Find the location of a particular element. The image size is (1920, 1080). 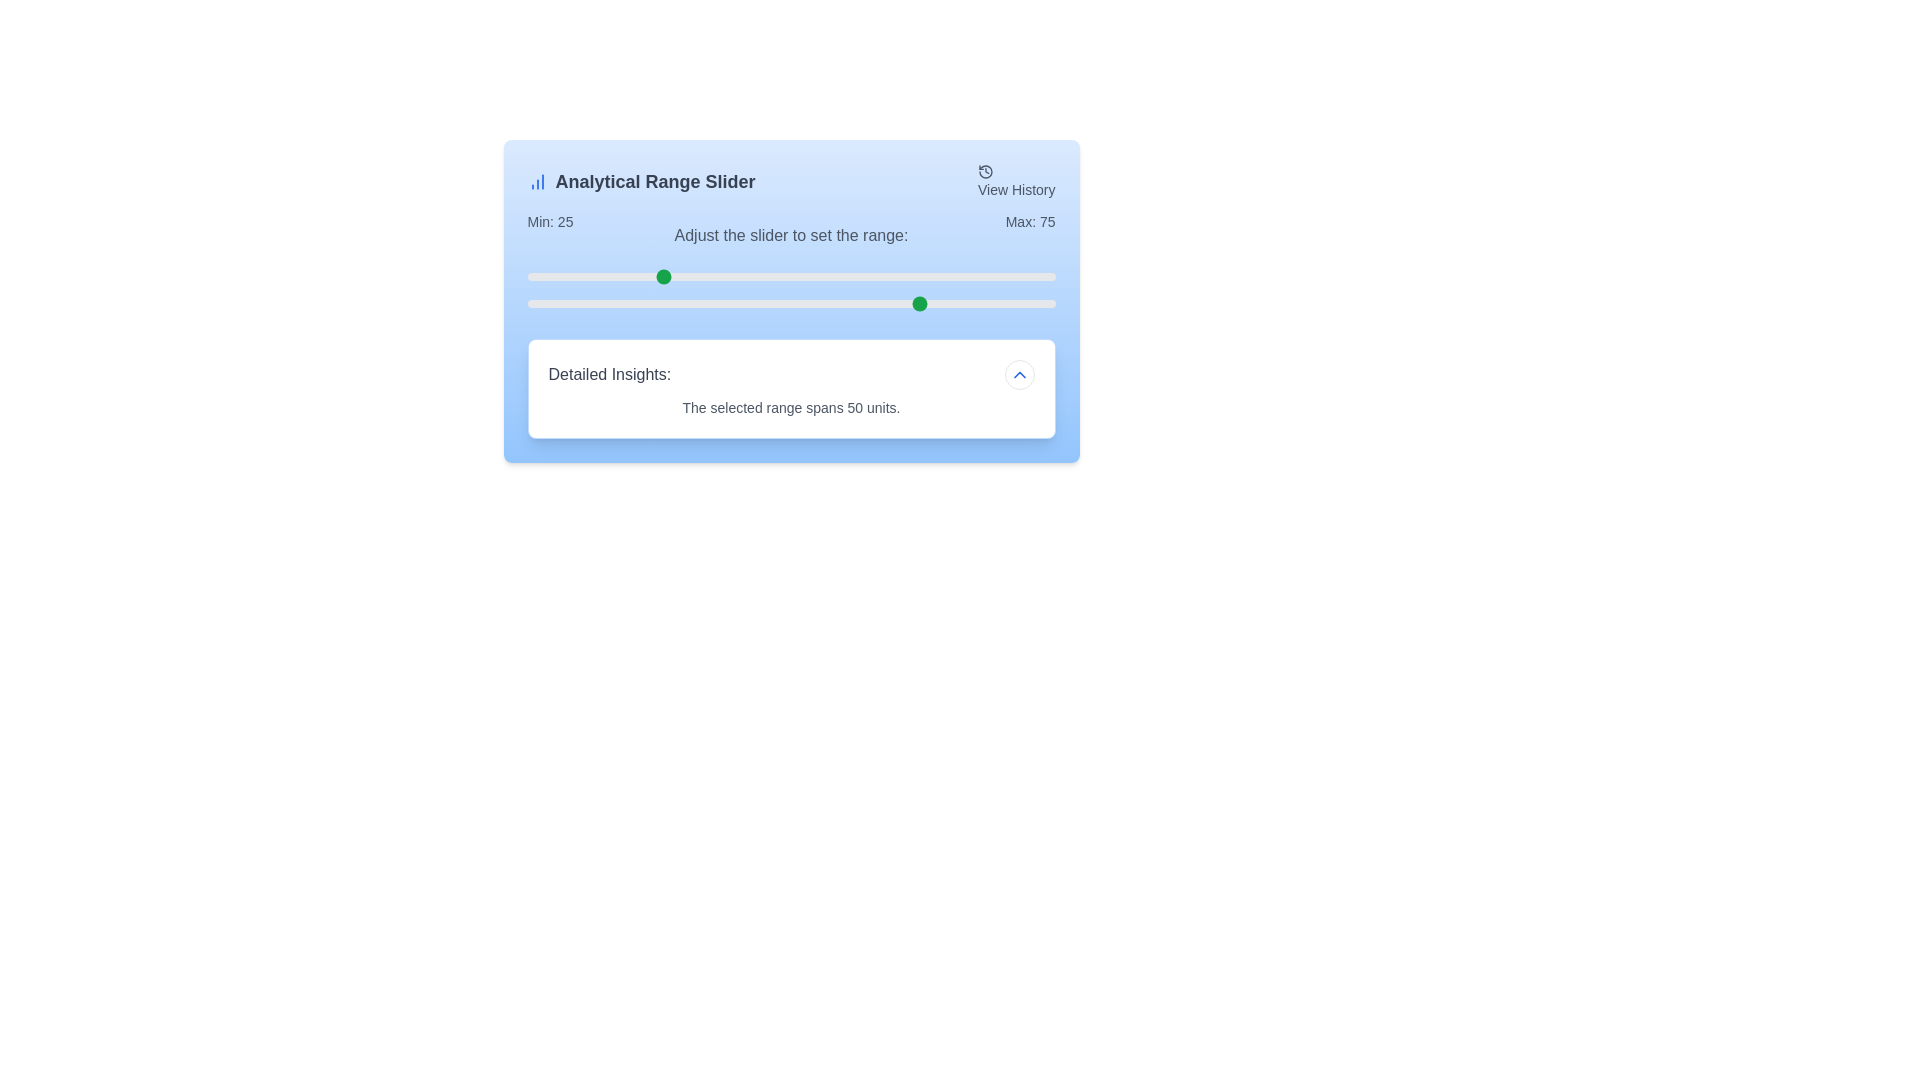

the minimum range slider to 30 is located at coordinates (685, 277).